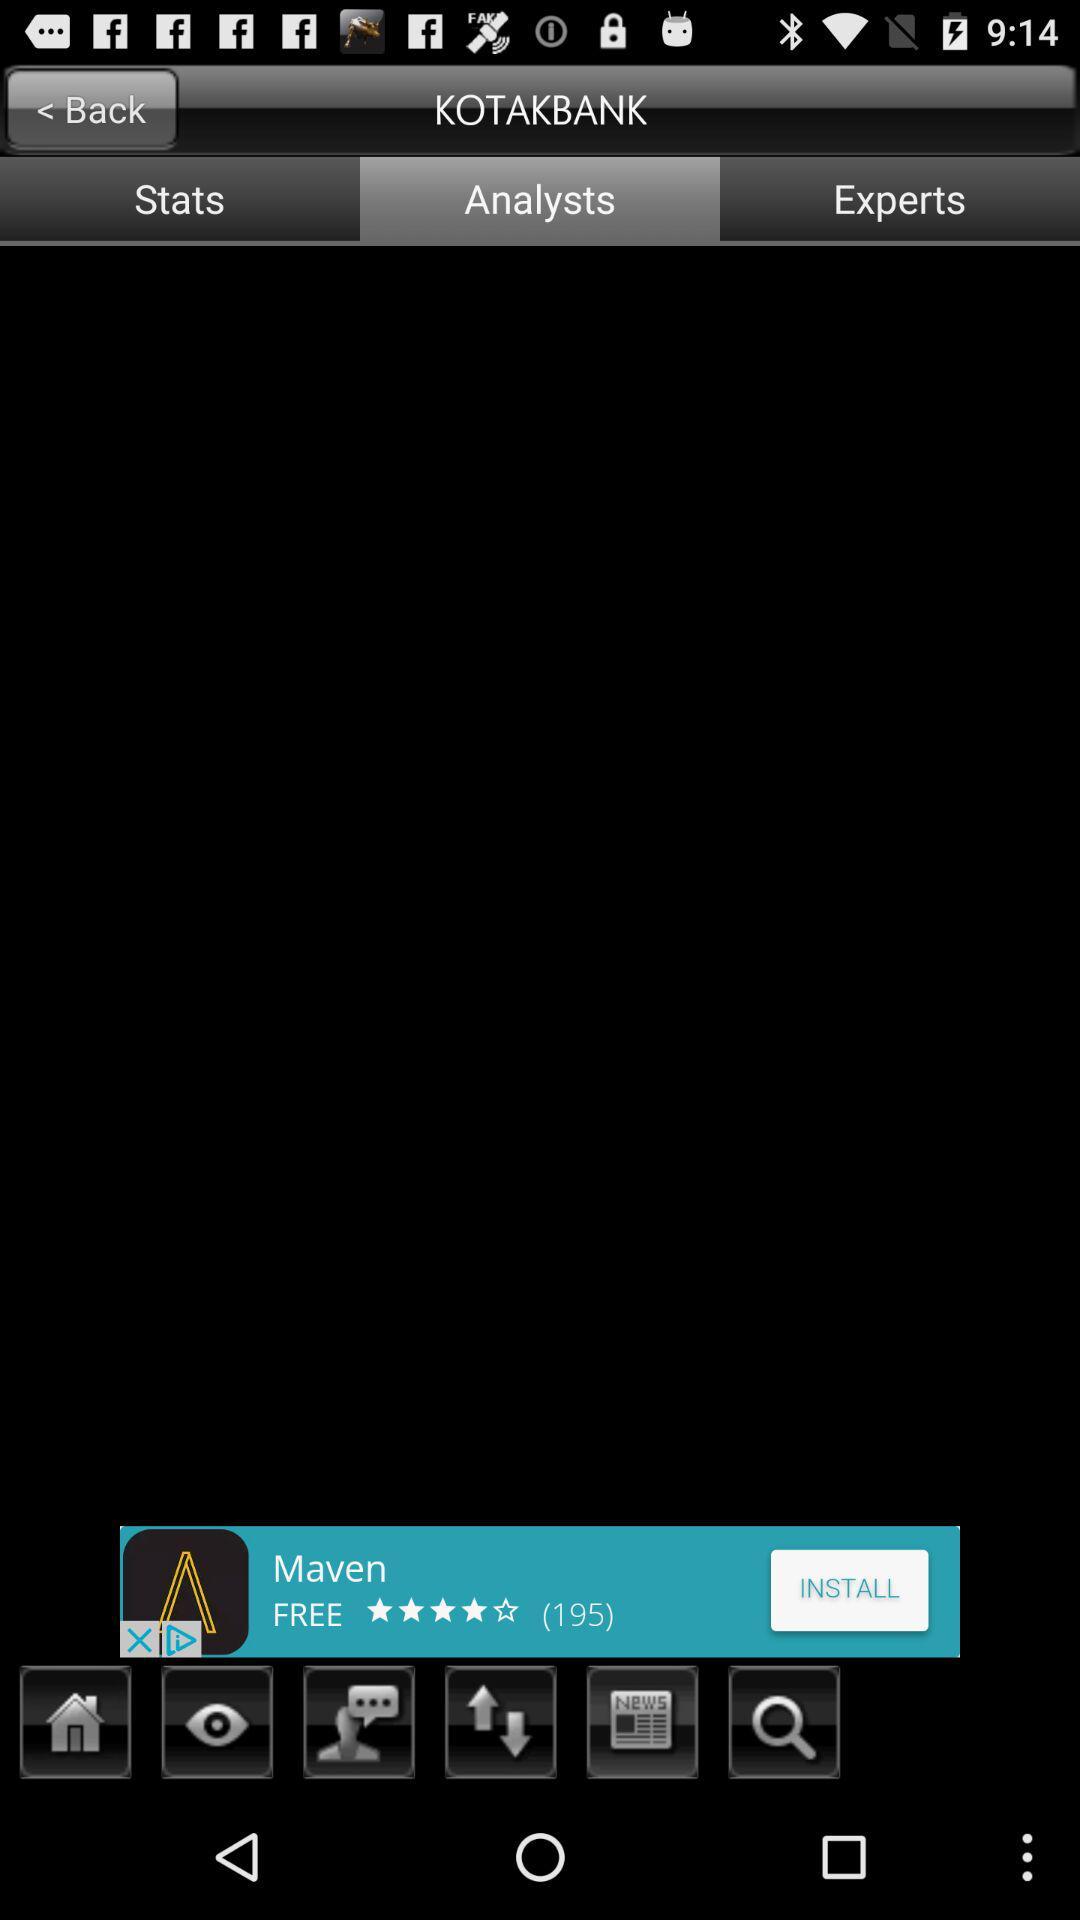 This screenshot has height=1920, width=1080. I want to click on home, so click(75, 1727).